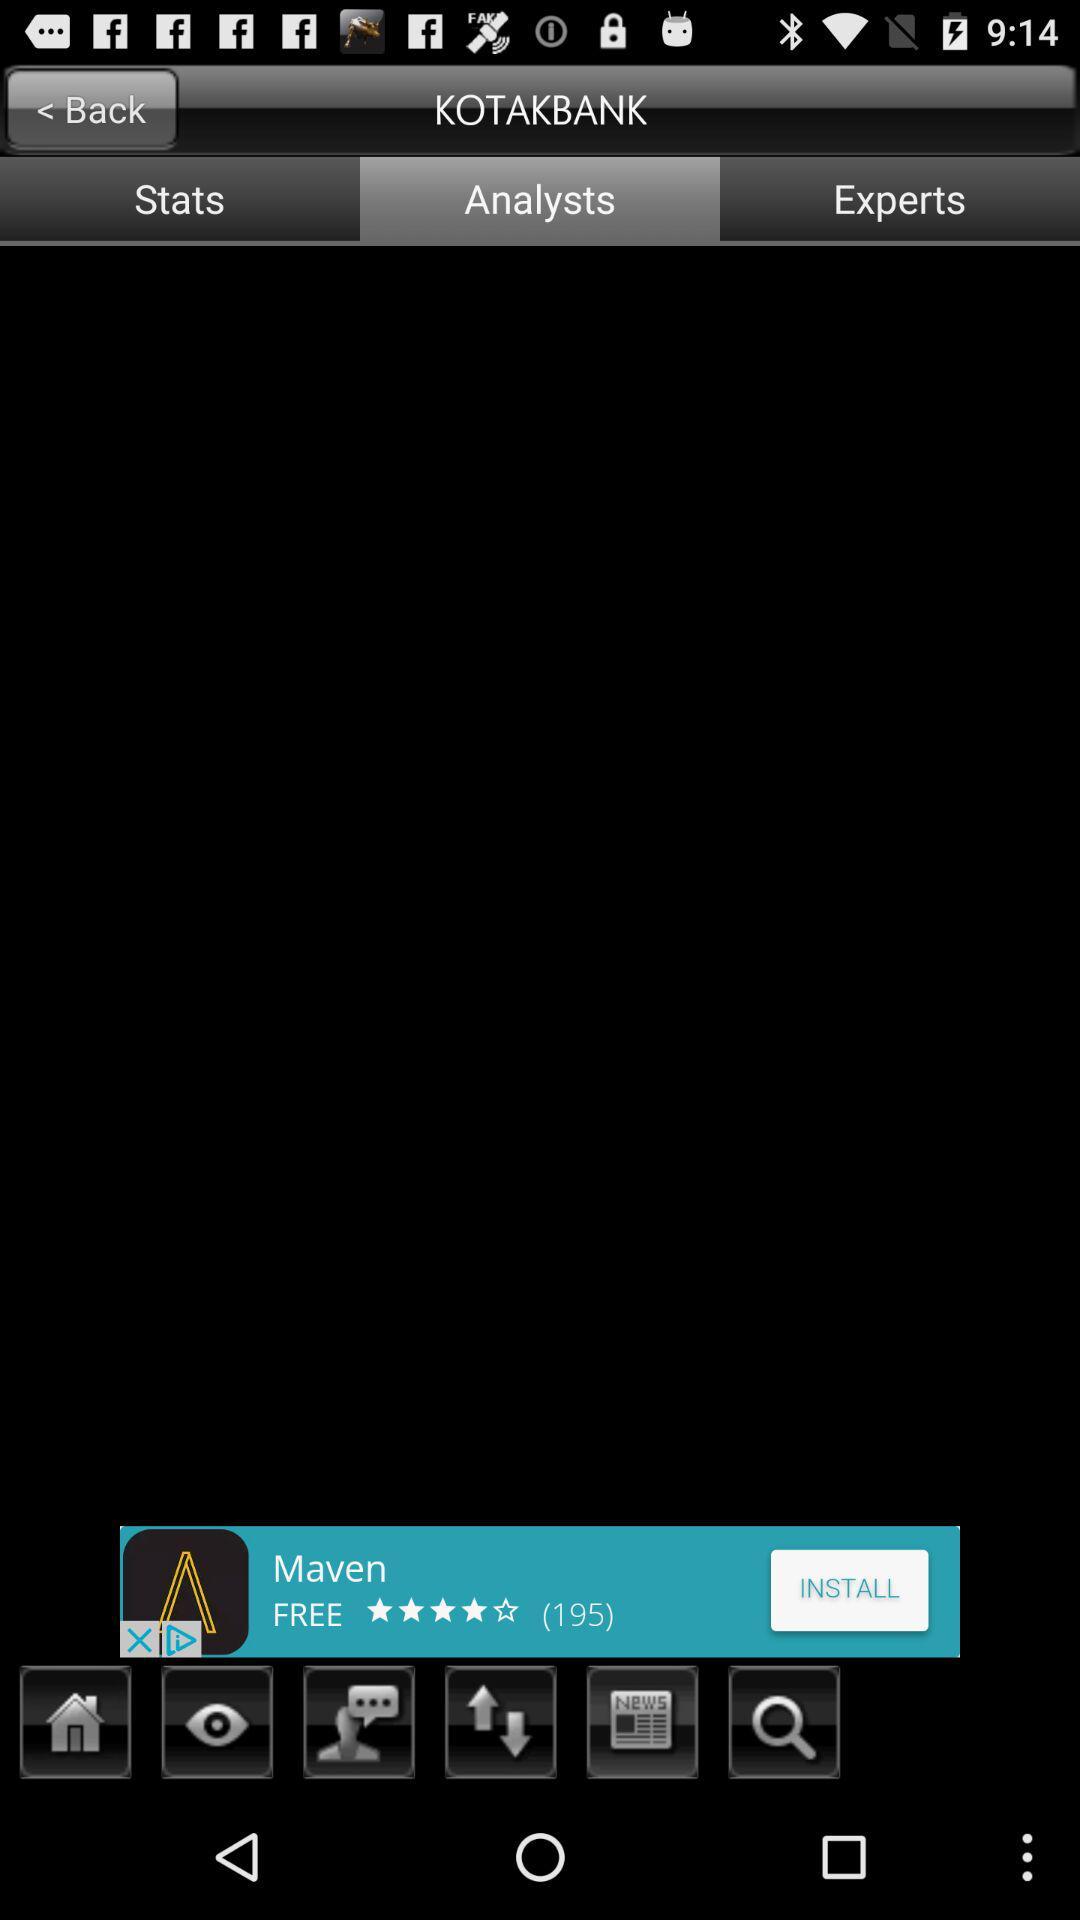 This screenshot has height=1920, width=1080. I want to click on home, so click(75, 1727).